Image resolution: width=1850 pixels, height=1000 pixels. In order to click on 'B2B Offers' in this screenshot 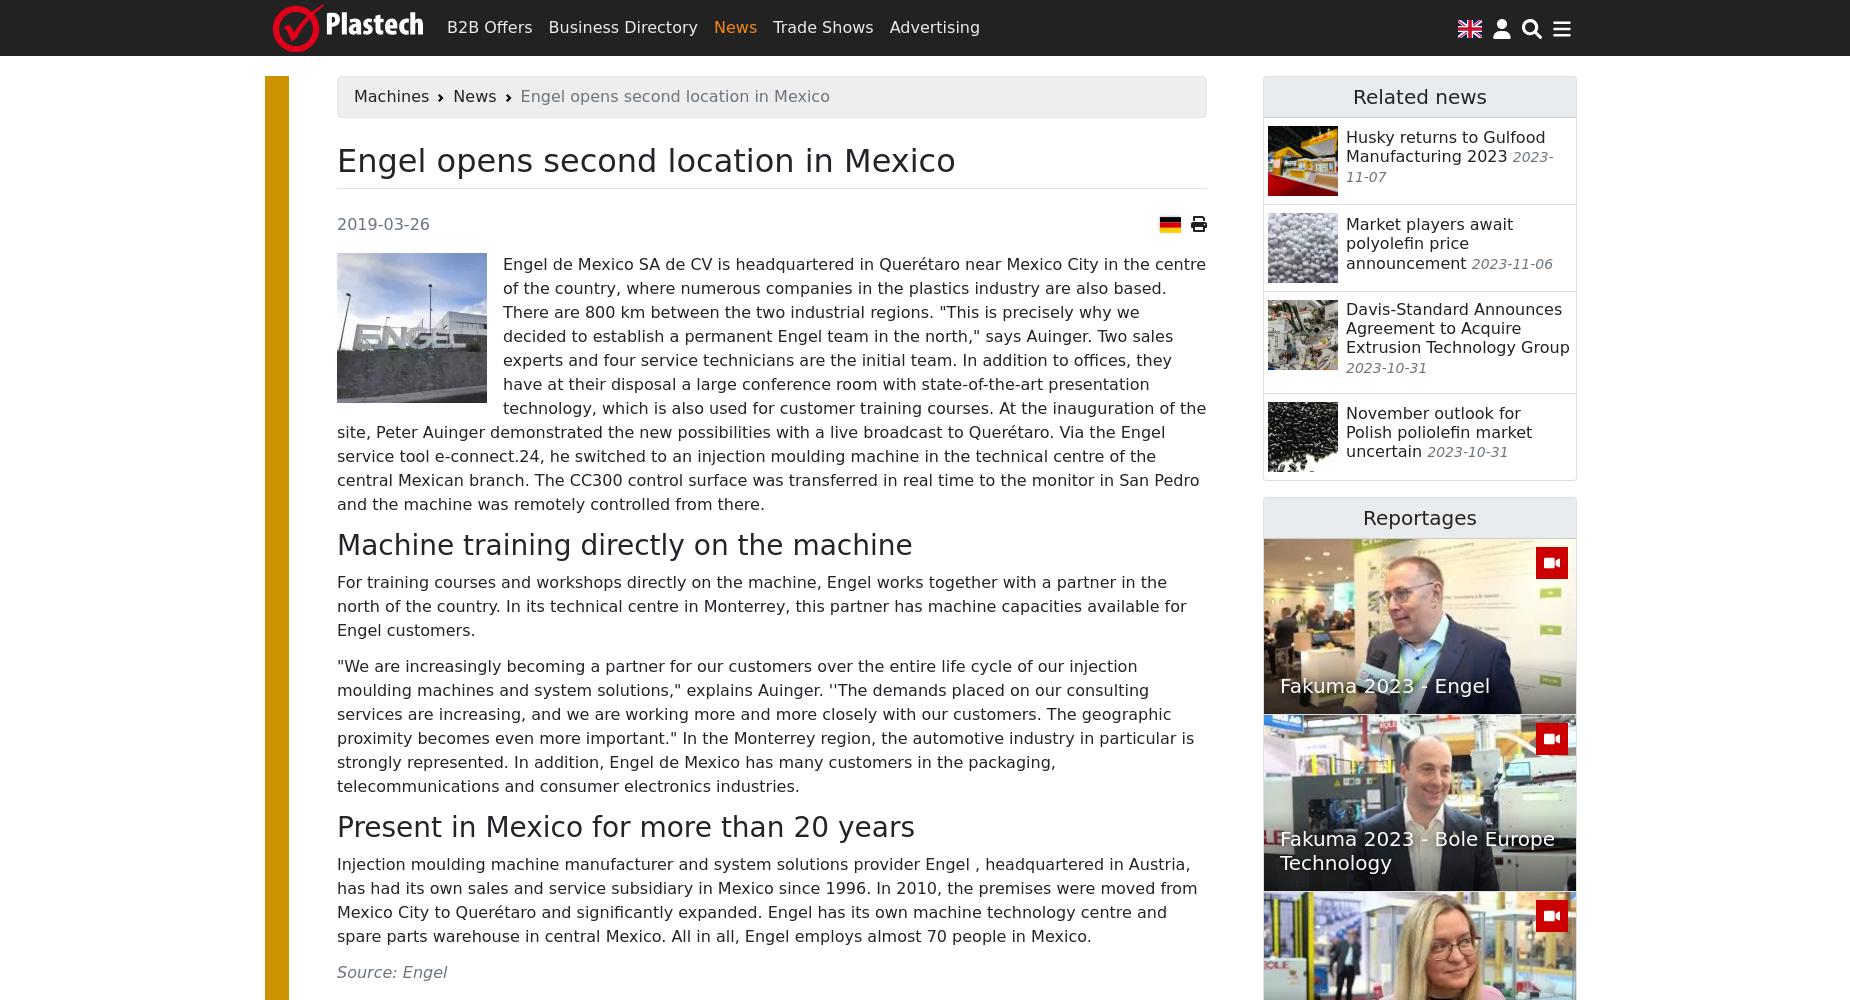, I will do `click(489, 27)`.